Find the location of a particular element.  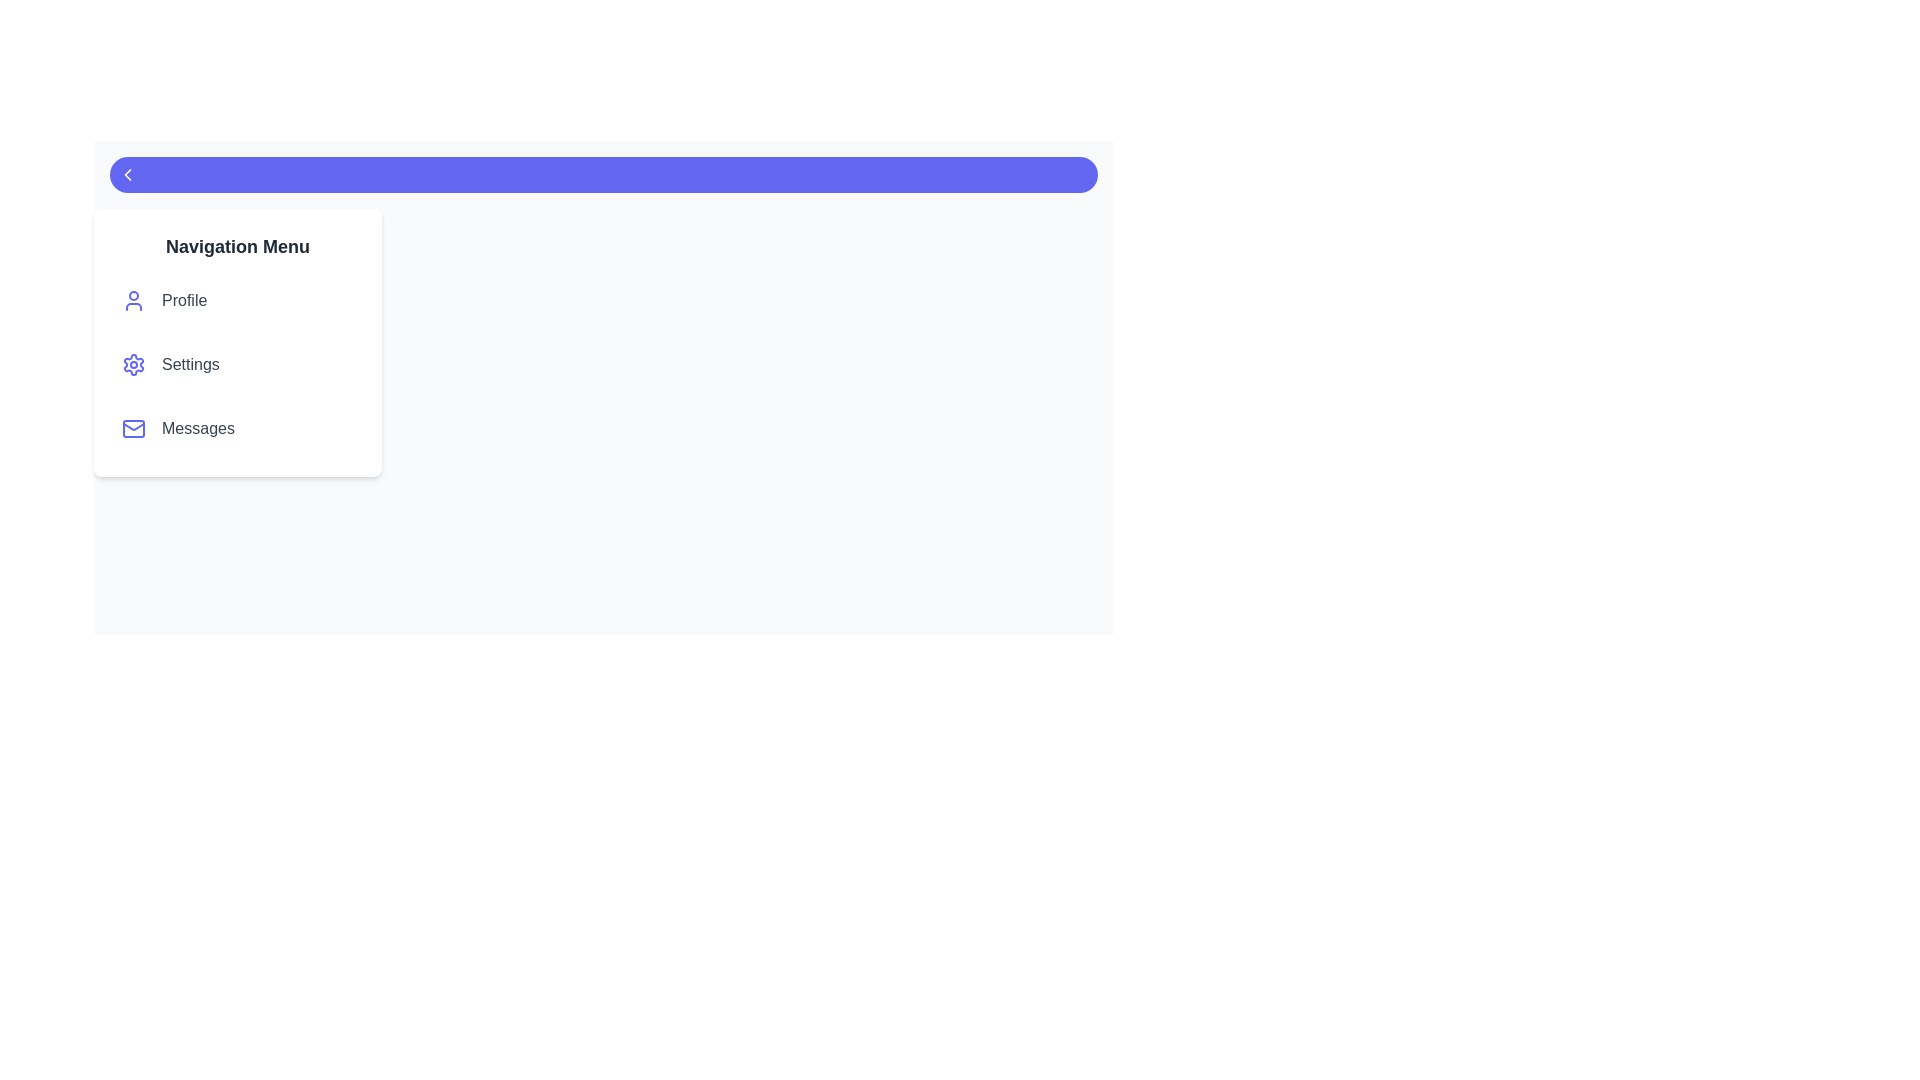

toggle button to toggle the drawer's visibility is located at coordinates (603, 173).